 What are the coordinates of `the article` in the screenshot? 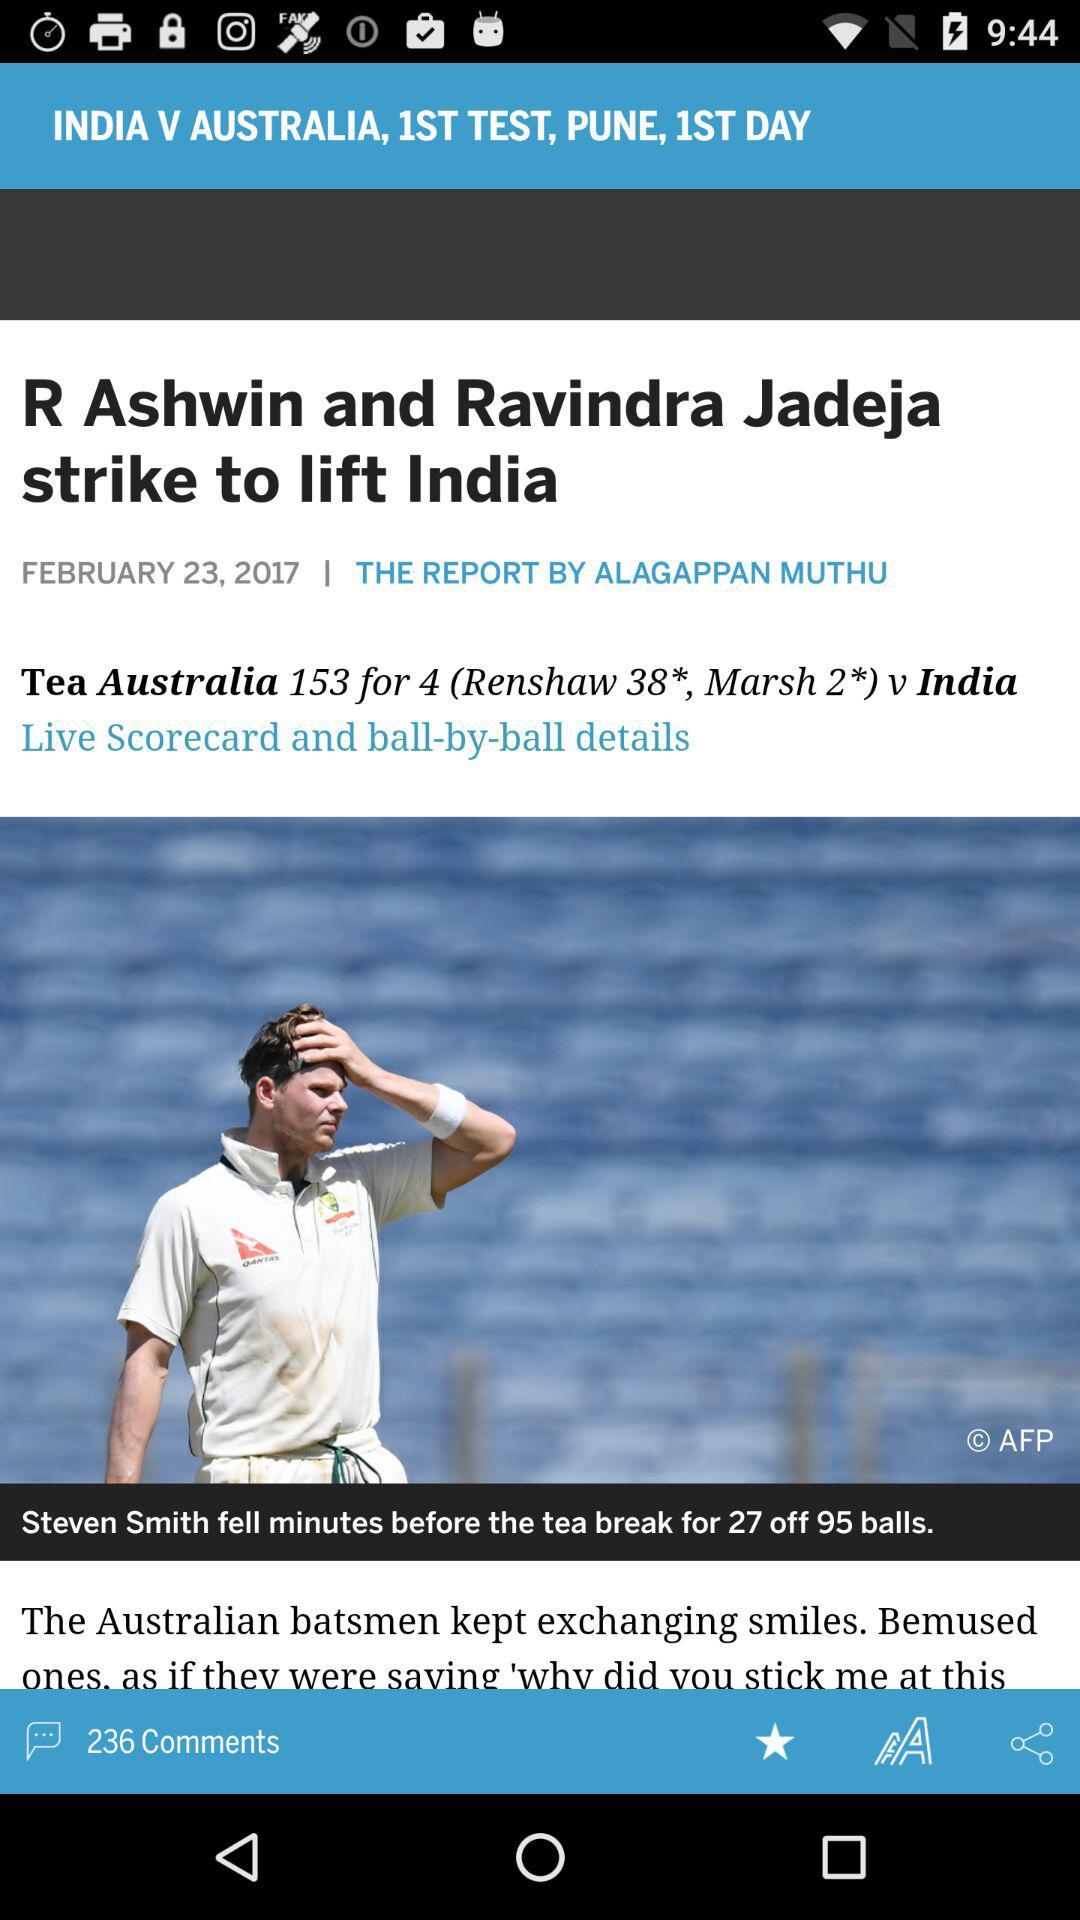 It's located at (774, 1740).